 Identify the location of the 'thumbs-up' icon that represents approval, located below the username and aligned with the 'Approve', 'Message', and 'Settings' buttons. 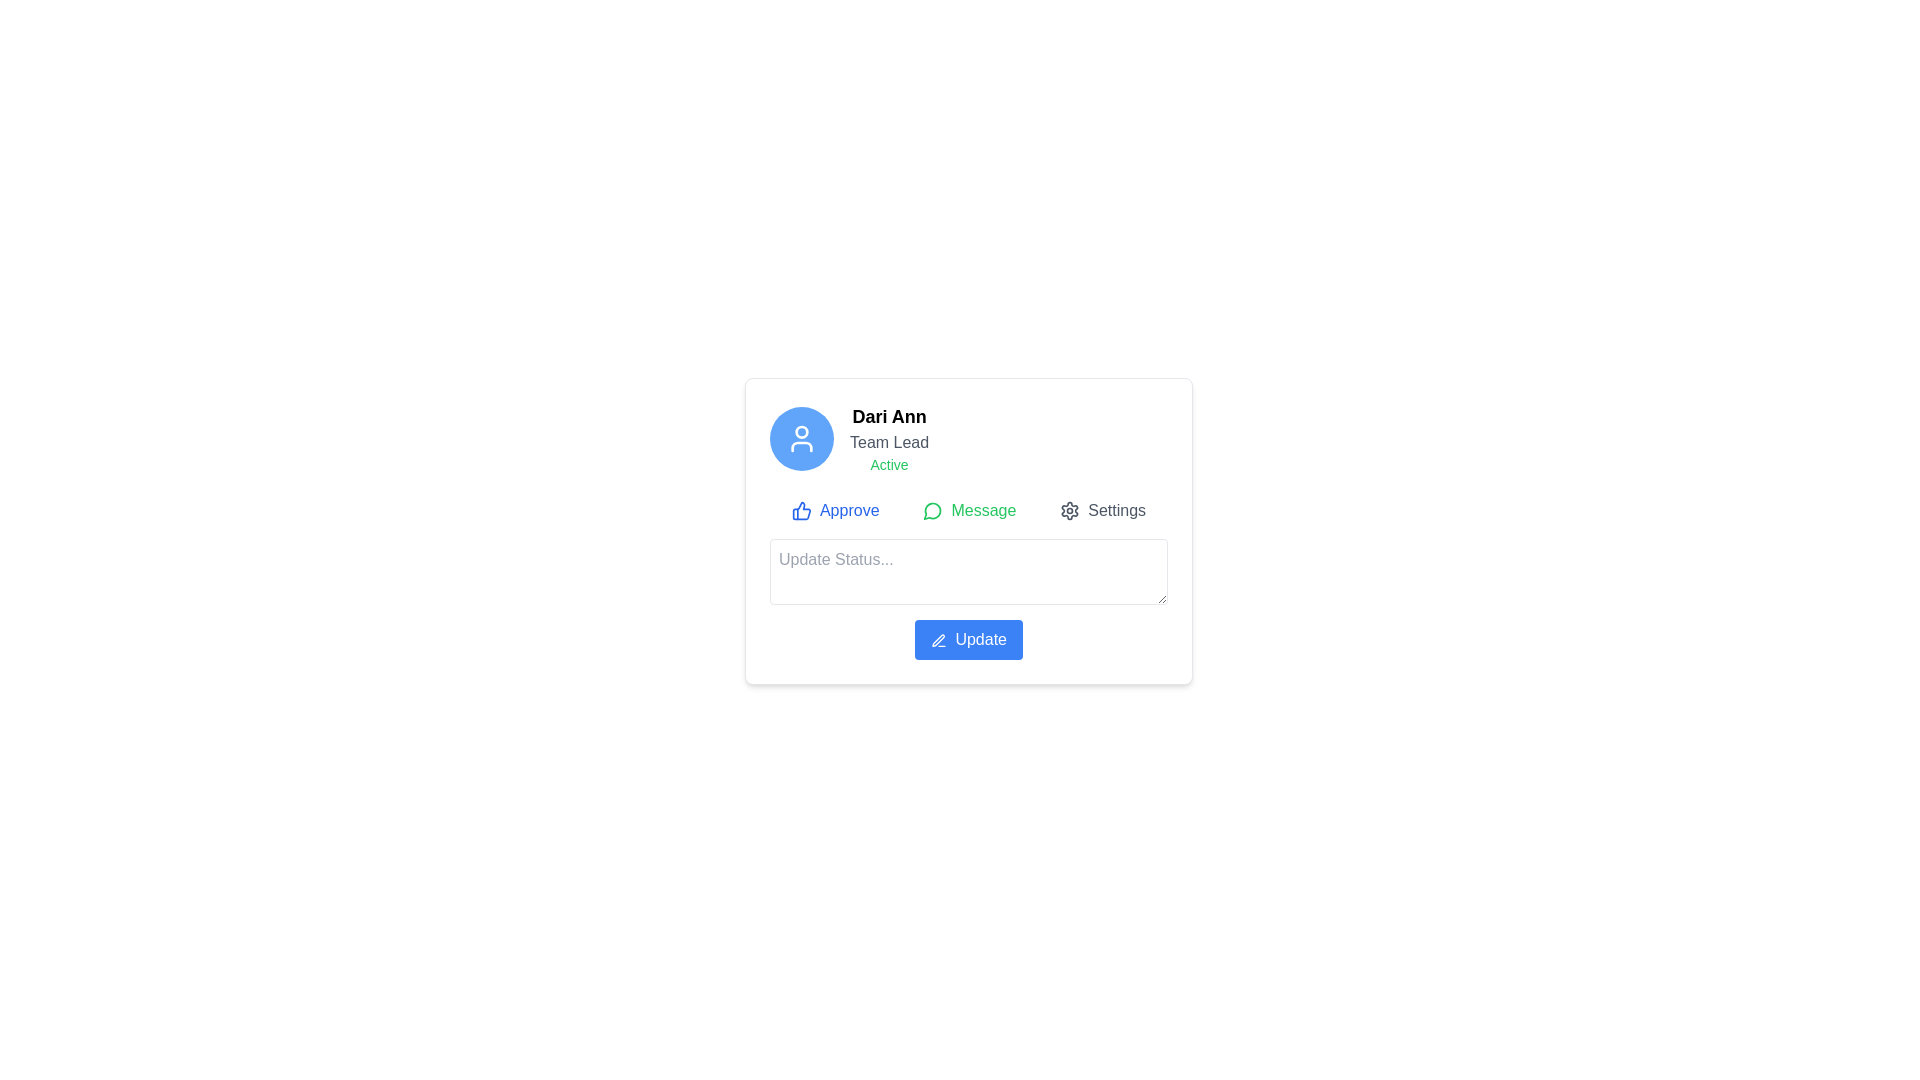
(801, 509).